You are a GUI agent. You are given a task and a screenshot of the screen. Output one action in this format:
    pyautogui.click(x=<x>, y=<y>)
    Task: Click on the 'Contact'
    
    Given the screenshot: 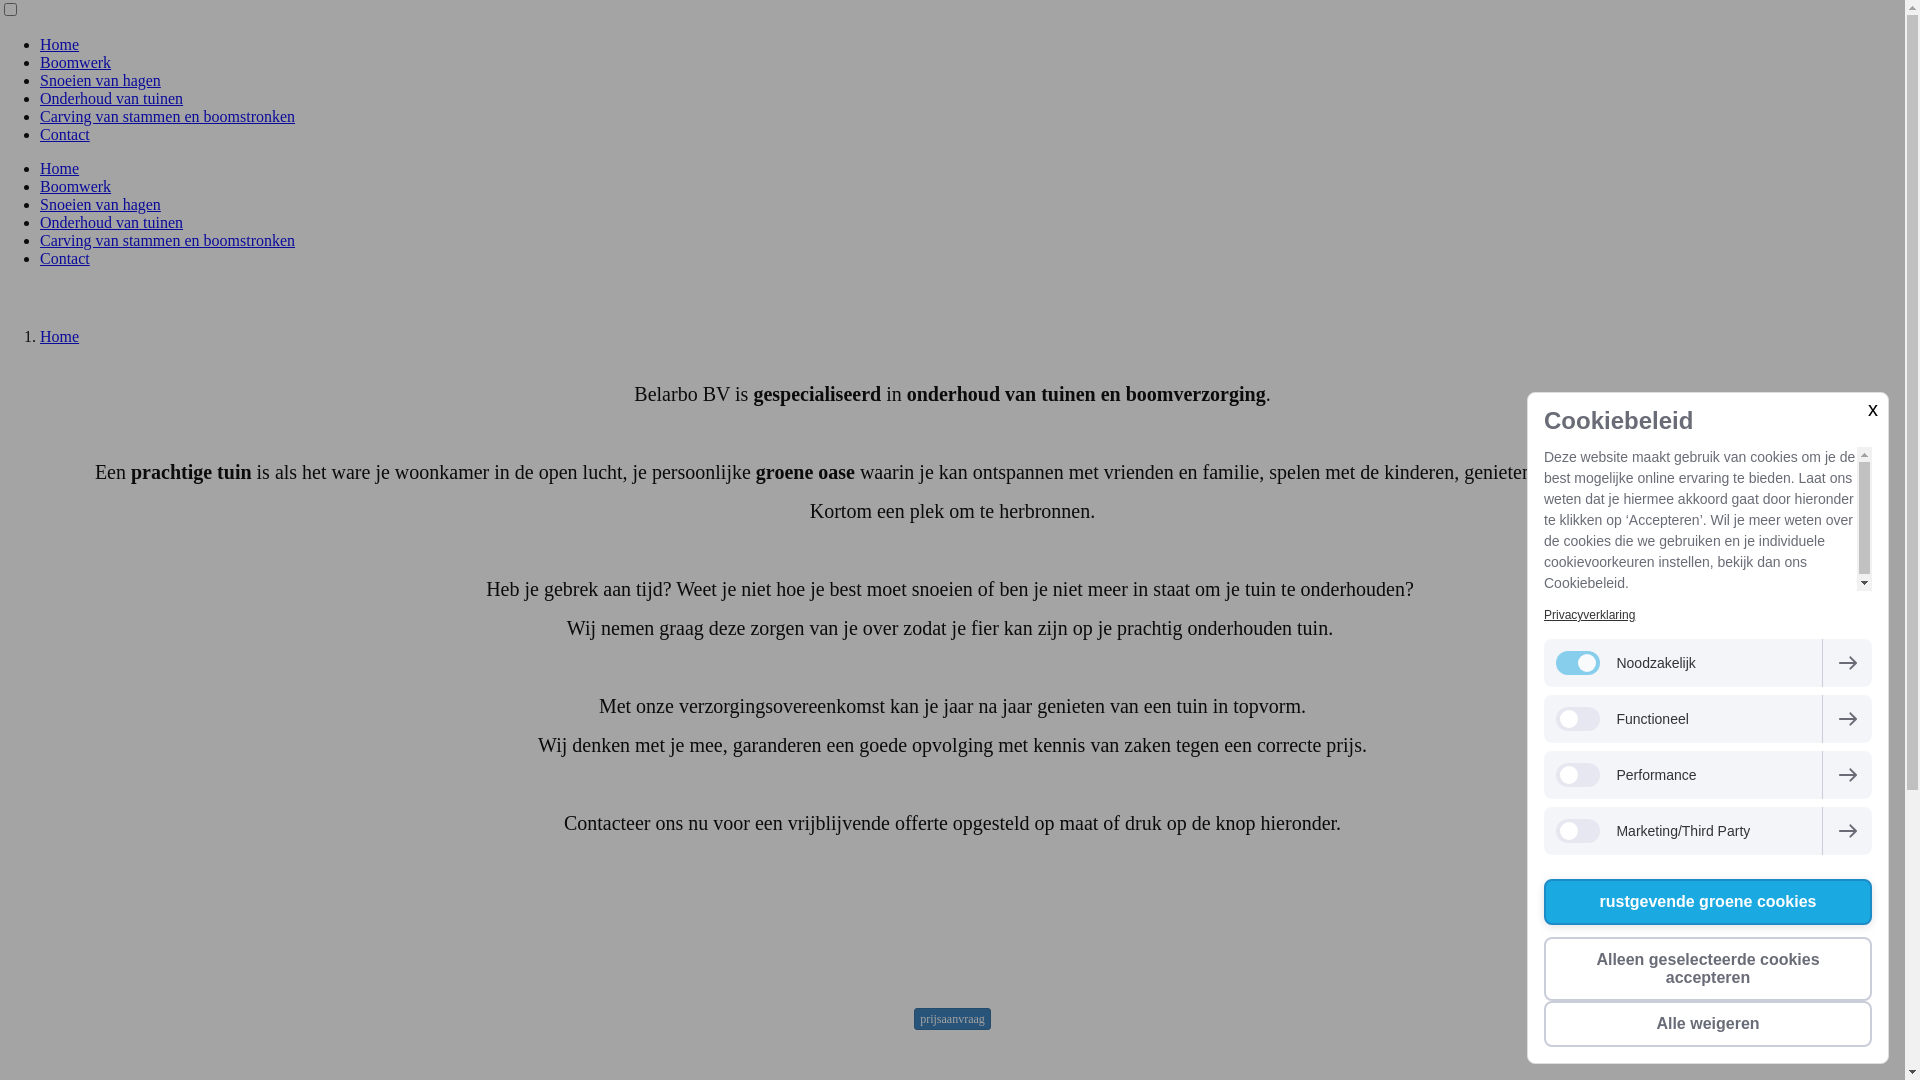 What is the action you would take?
    pyautogui.click(x=65, y=257)
    